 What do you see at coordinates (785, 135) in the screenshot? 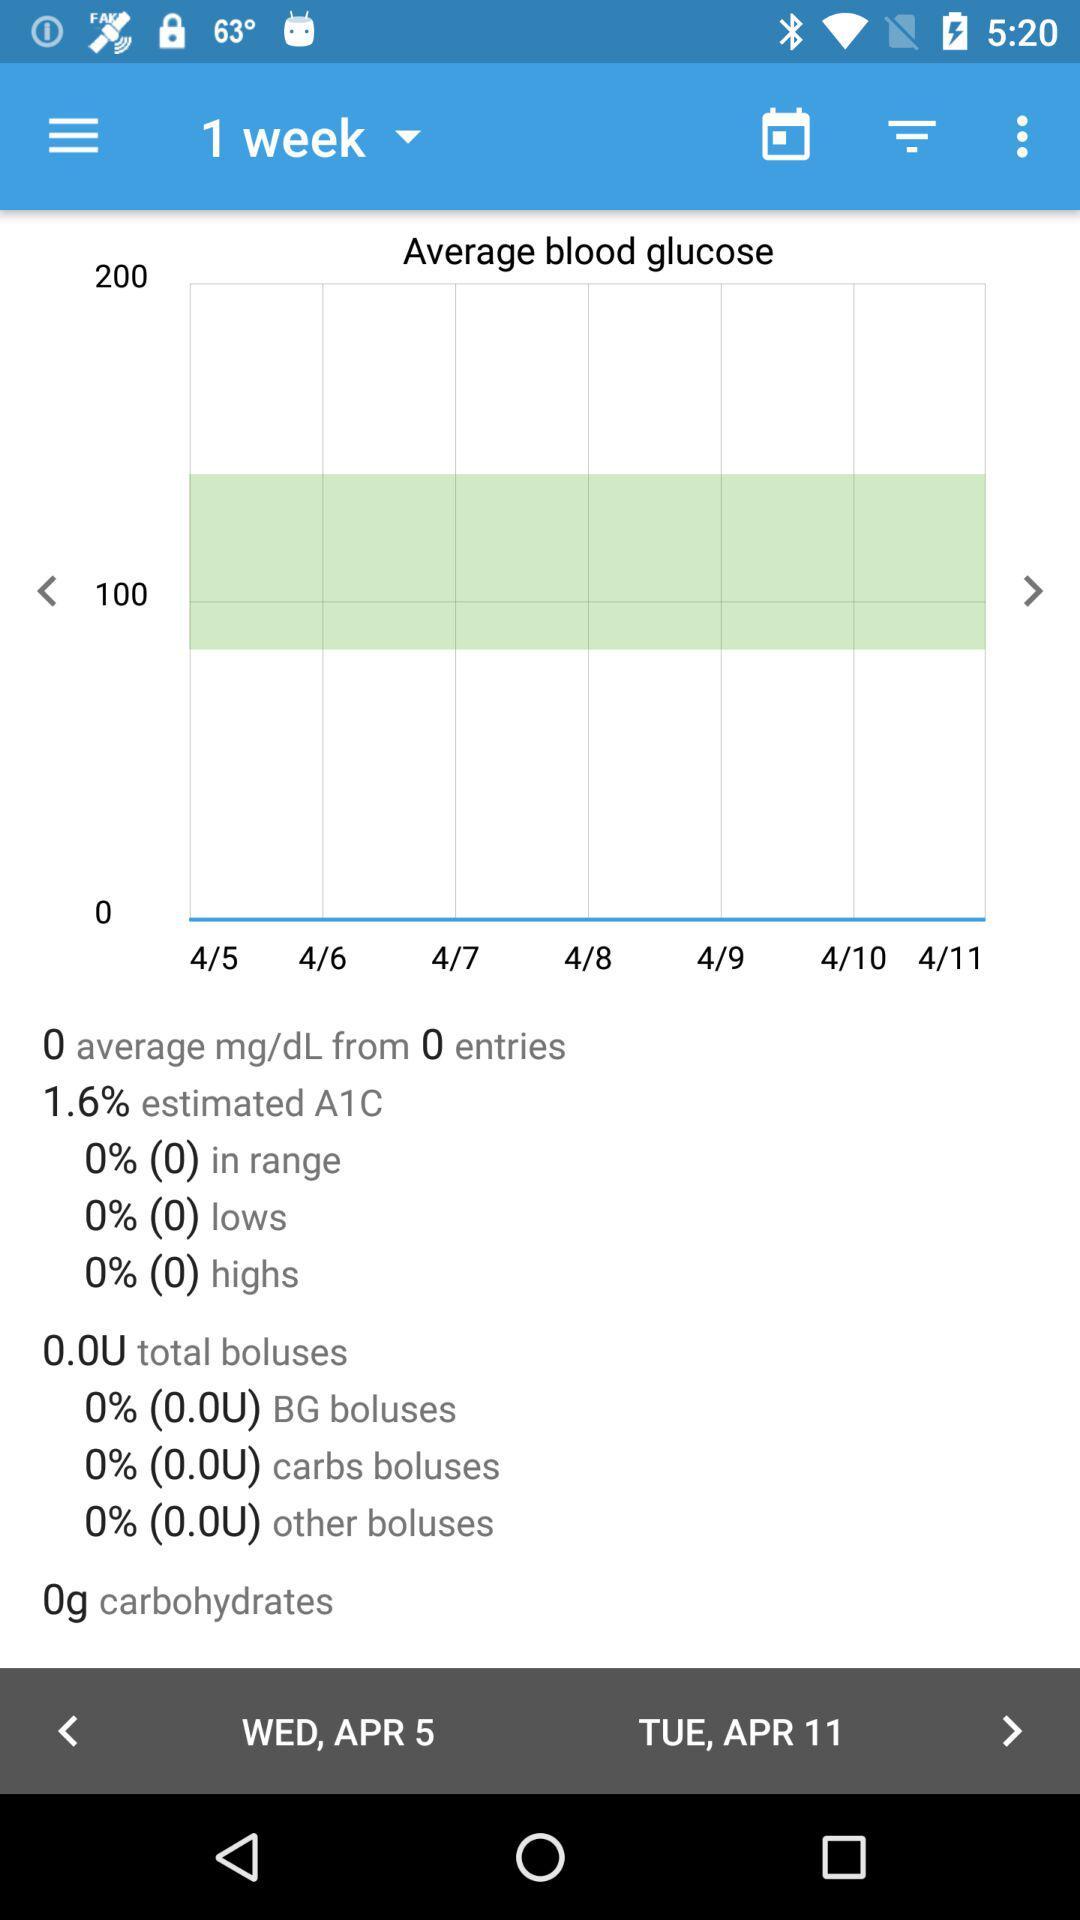
I see `the item next to 1 week item` at bounding box center [785, 135].